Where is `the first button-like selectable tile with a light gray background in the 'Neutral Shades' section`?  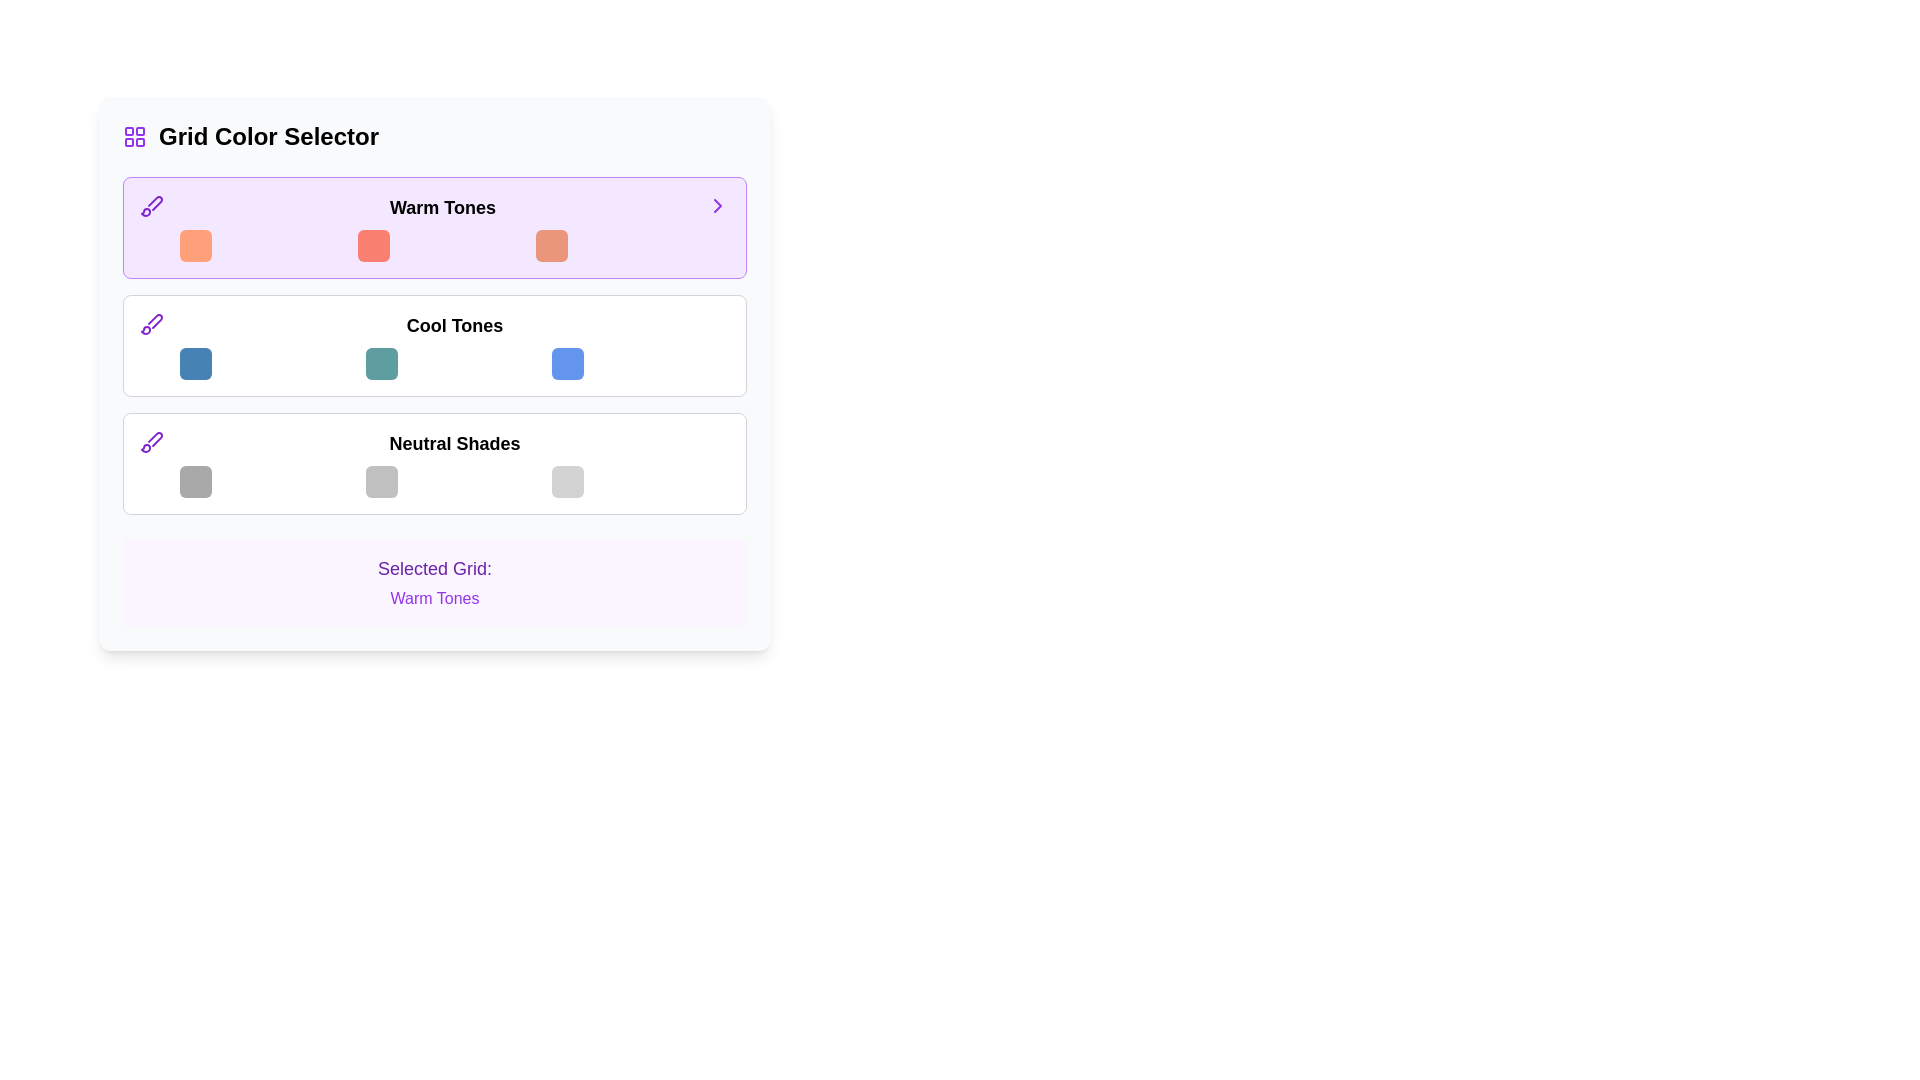 the first button-like selectable tile with a light gray background in the 'Neutral Shades' section is located at coordinates (196, 482).